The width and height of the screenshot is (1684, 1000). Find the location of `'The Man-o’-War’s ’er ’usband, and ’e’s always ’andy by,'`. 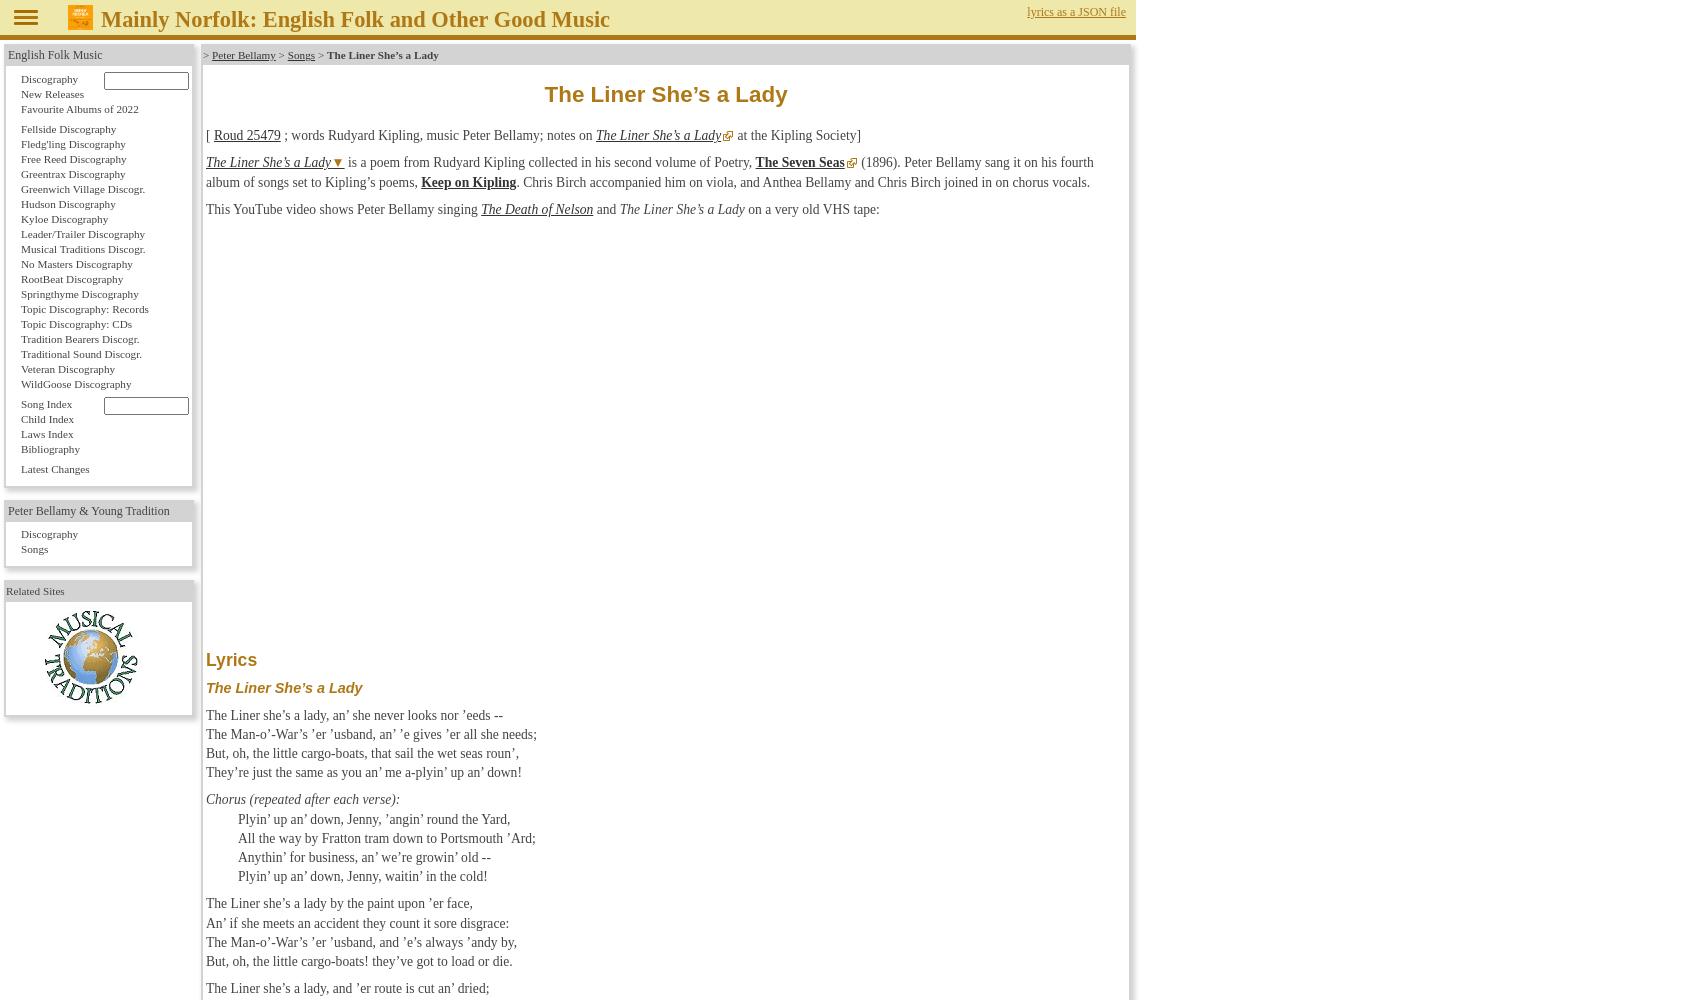

'The Man-o’-War’s ’er ’usband, and ’e’s always ’andy by,' is located at coordinates (204, 940).